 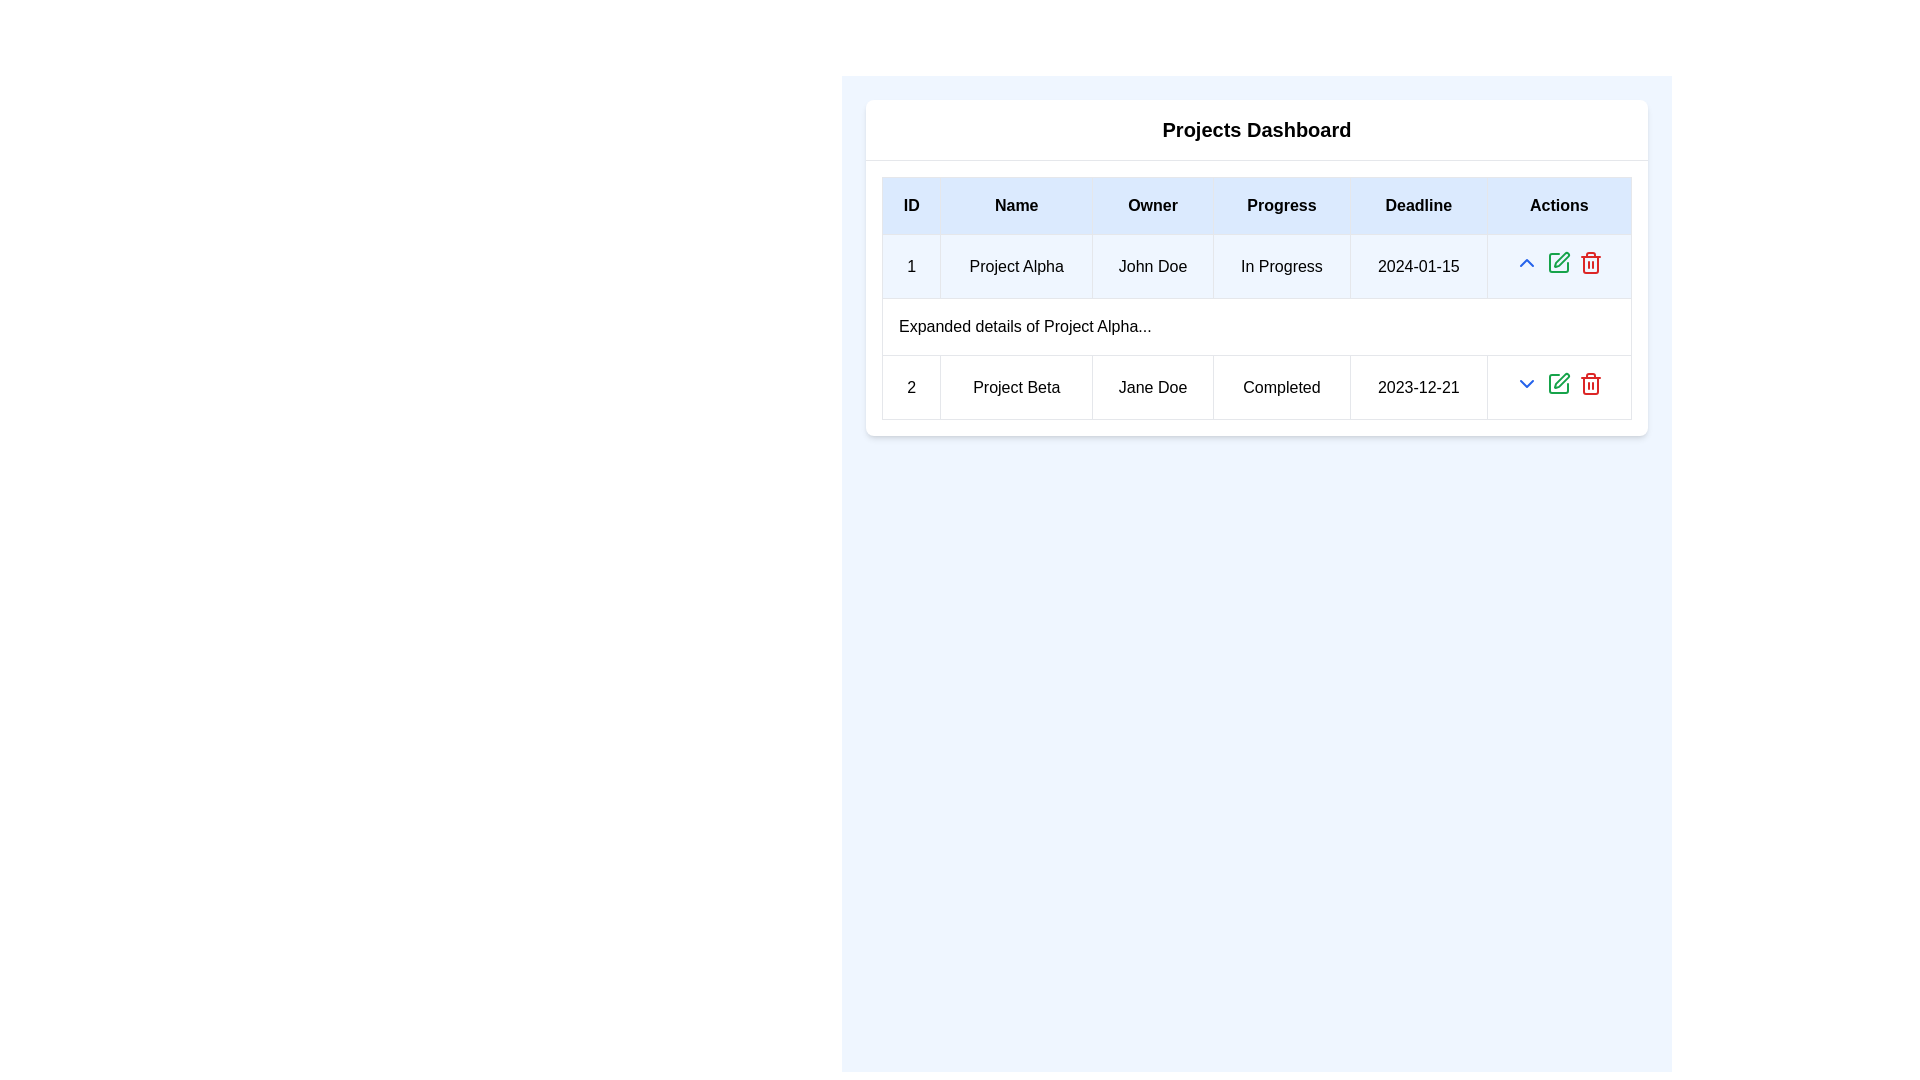 What do you see at coordinates (910, 387) in the screenshot?
I see `the Static Text Label element displaying the number '2', which is positioned in the first column of the second row in a grid layout` at bounding box center [910, 387].